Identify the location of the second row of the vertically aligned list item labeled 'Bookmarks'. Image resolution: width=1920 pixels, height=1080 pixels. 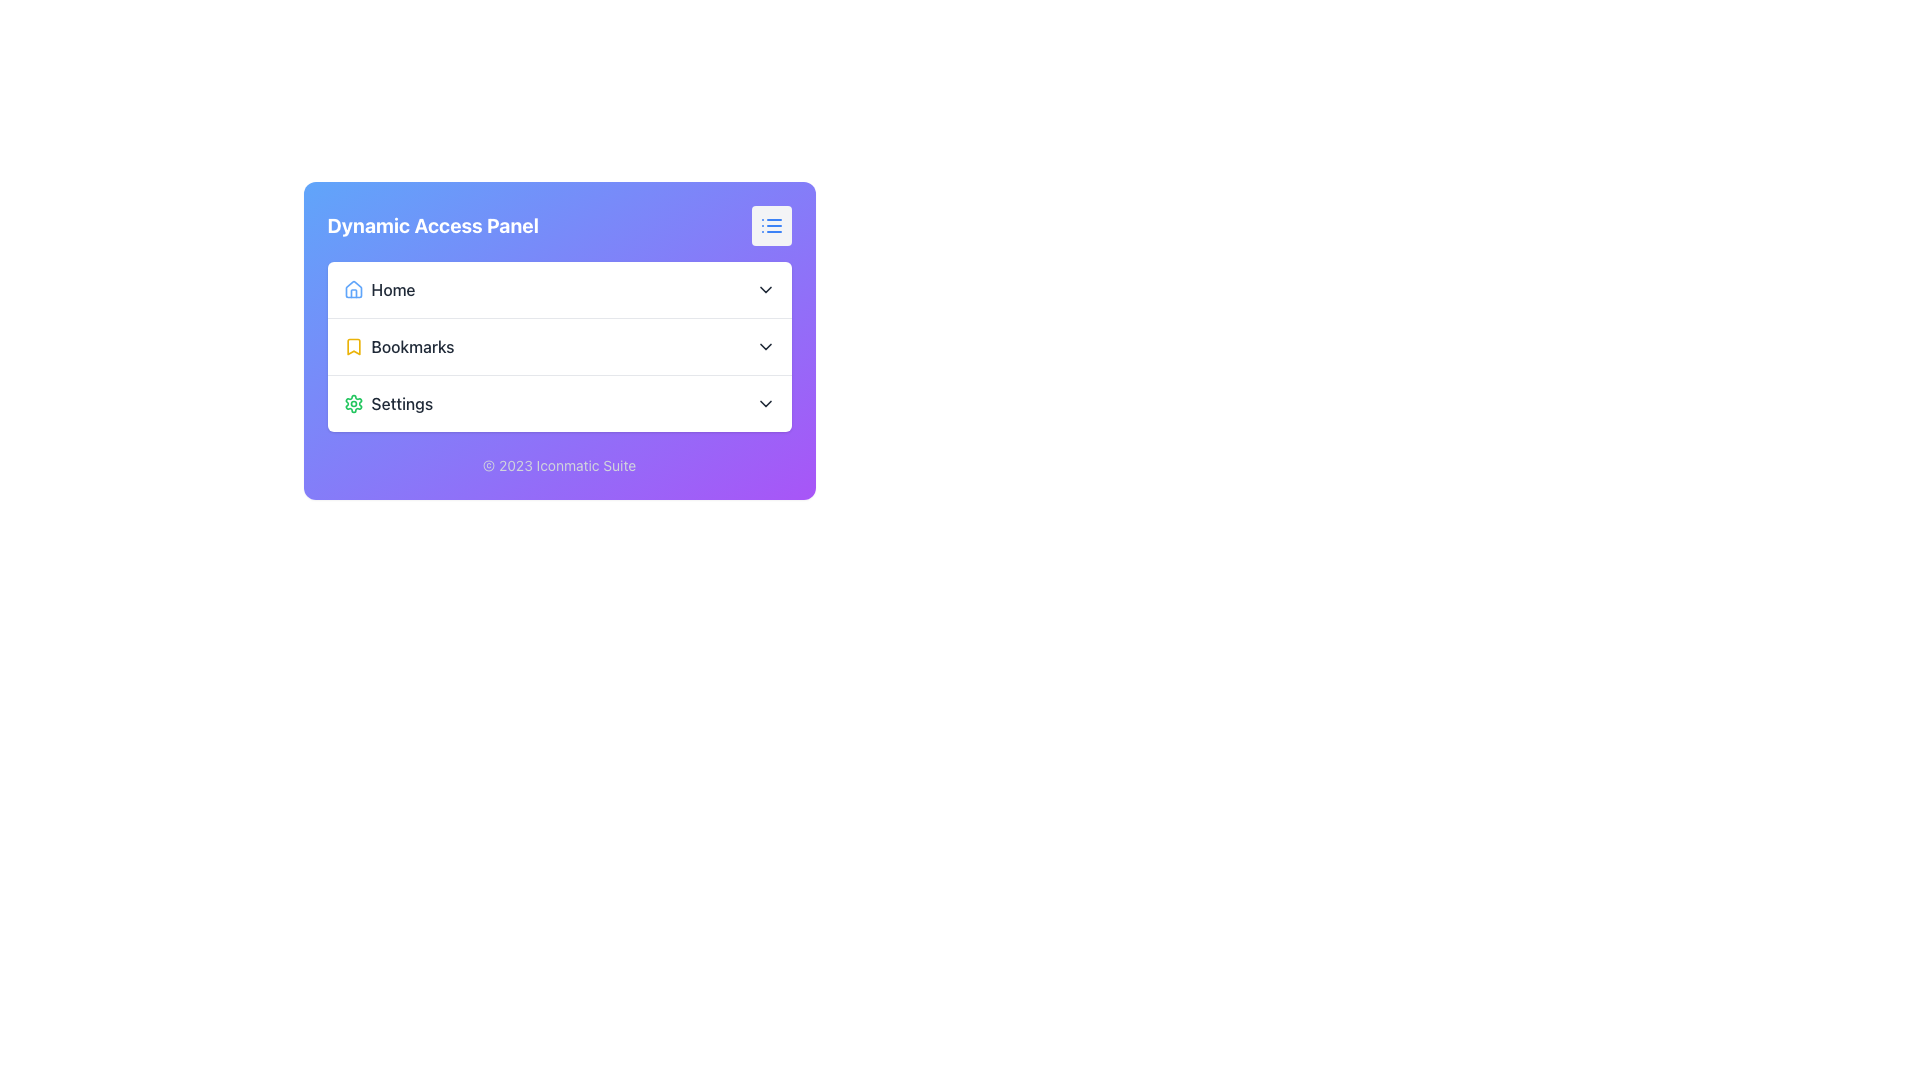
(559, 346).